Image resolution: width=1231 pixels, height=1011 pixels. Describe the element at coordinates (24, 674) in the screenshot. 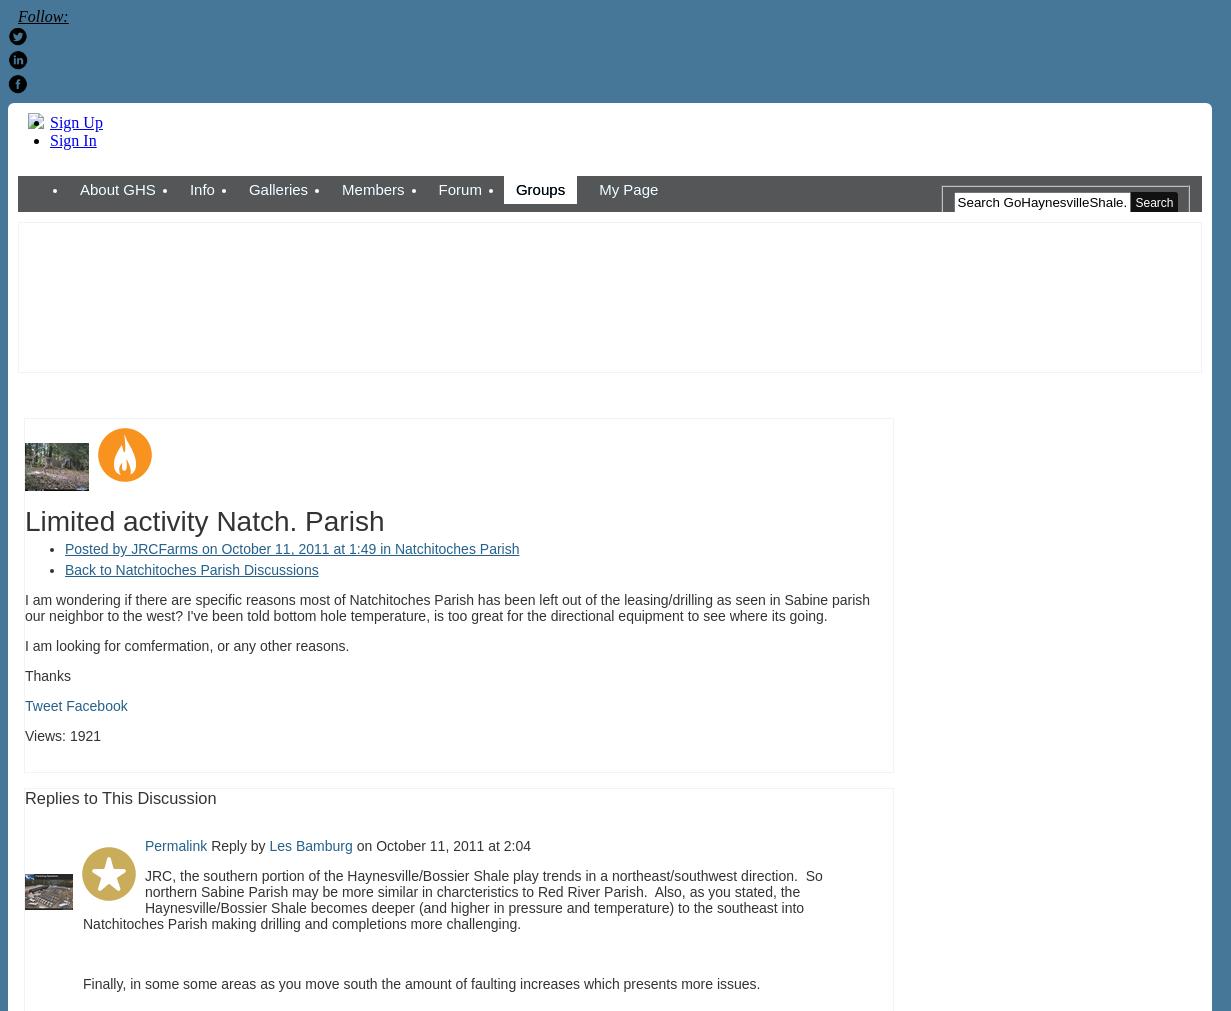

I see `'Thanks'` at that location.